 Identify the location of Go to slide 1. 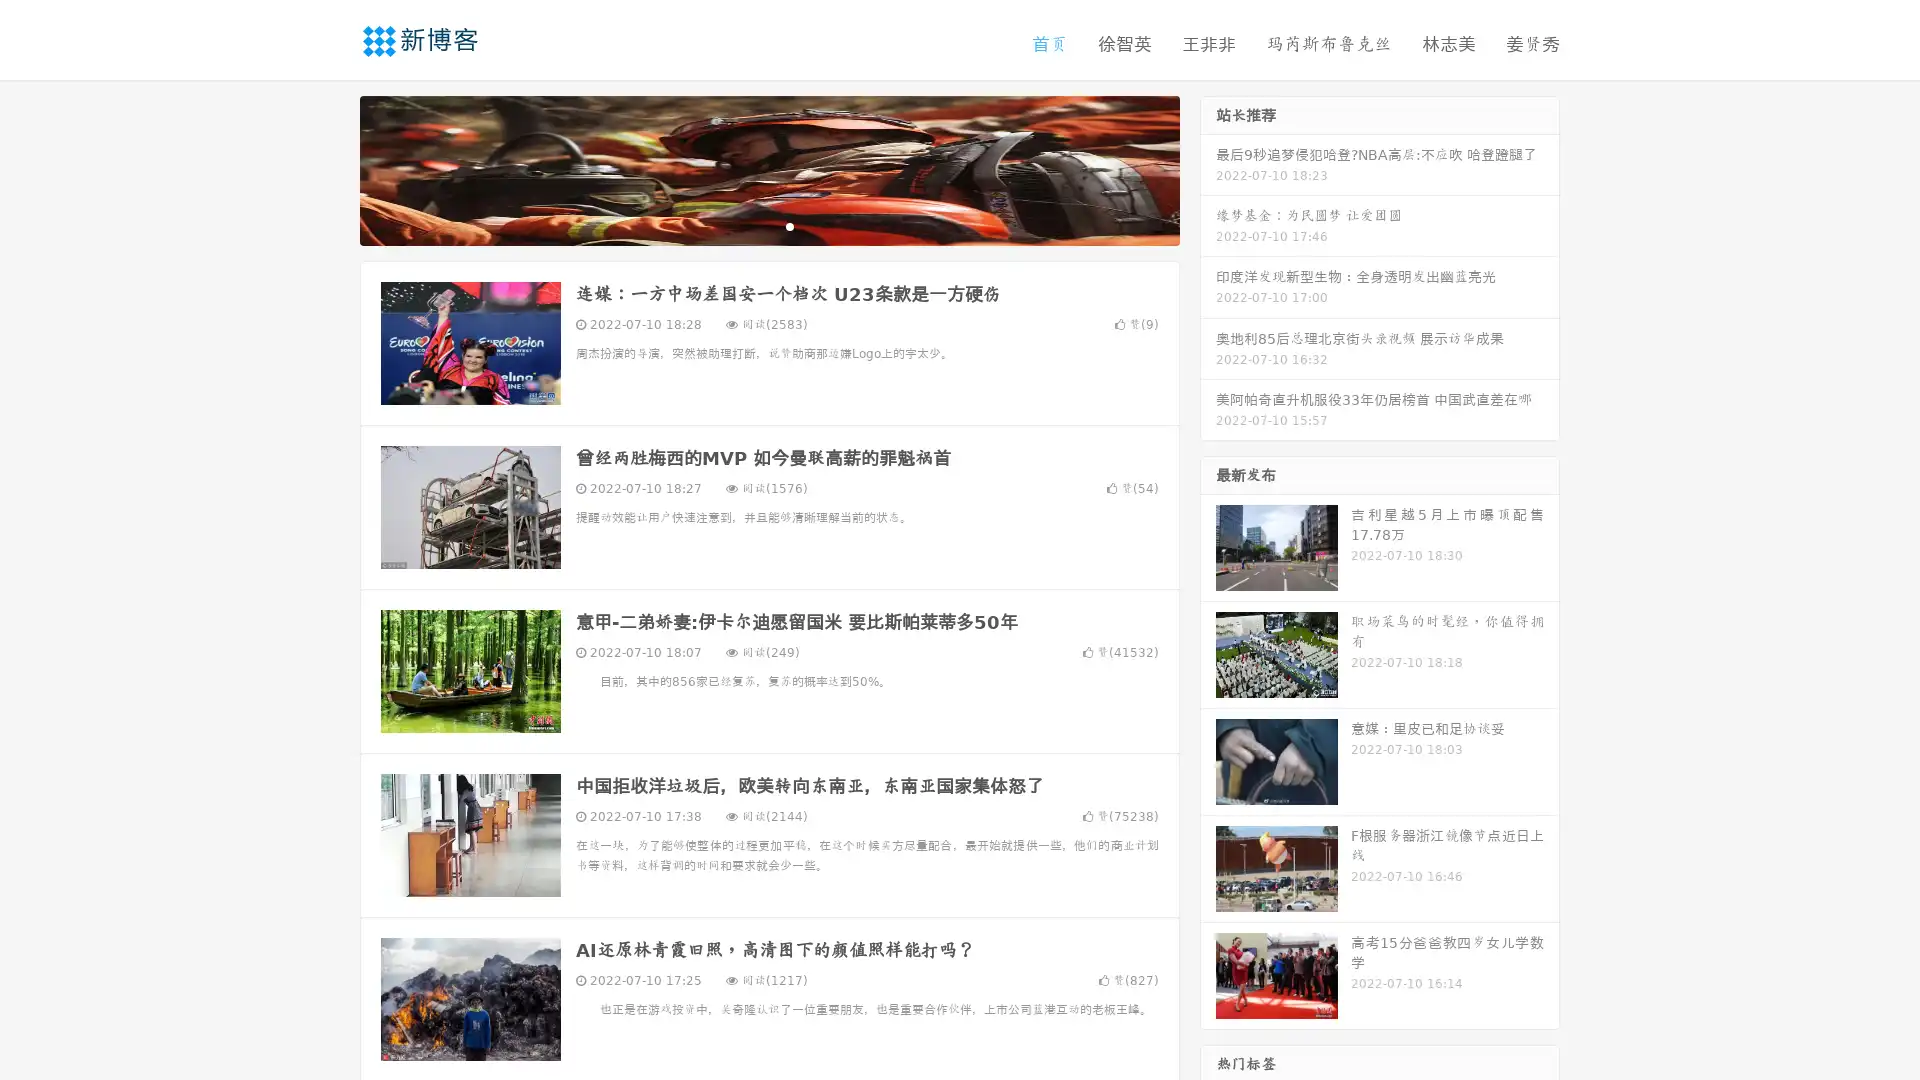
(748, 225).